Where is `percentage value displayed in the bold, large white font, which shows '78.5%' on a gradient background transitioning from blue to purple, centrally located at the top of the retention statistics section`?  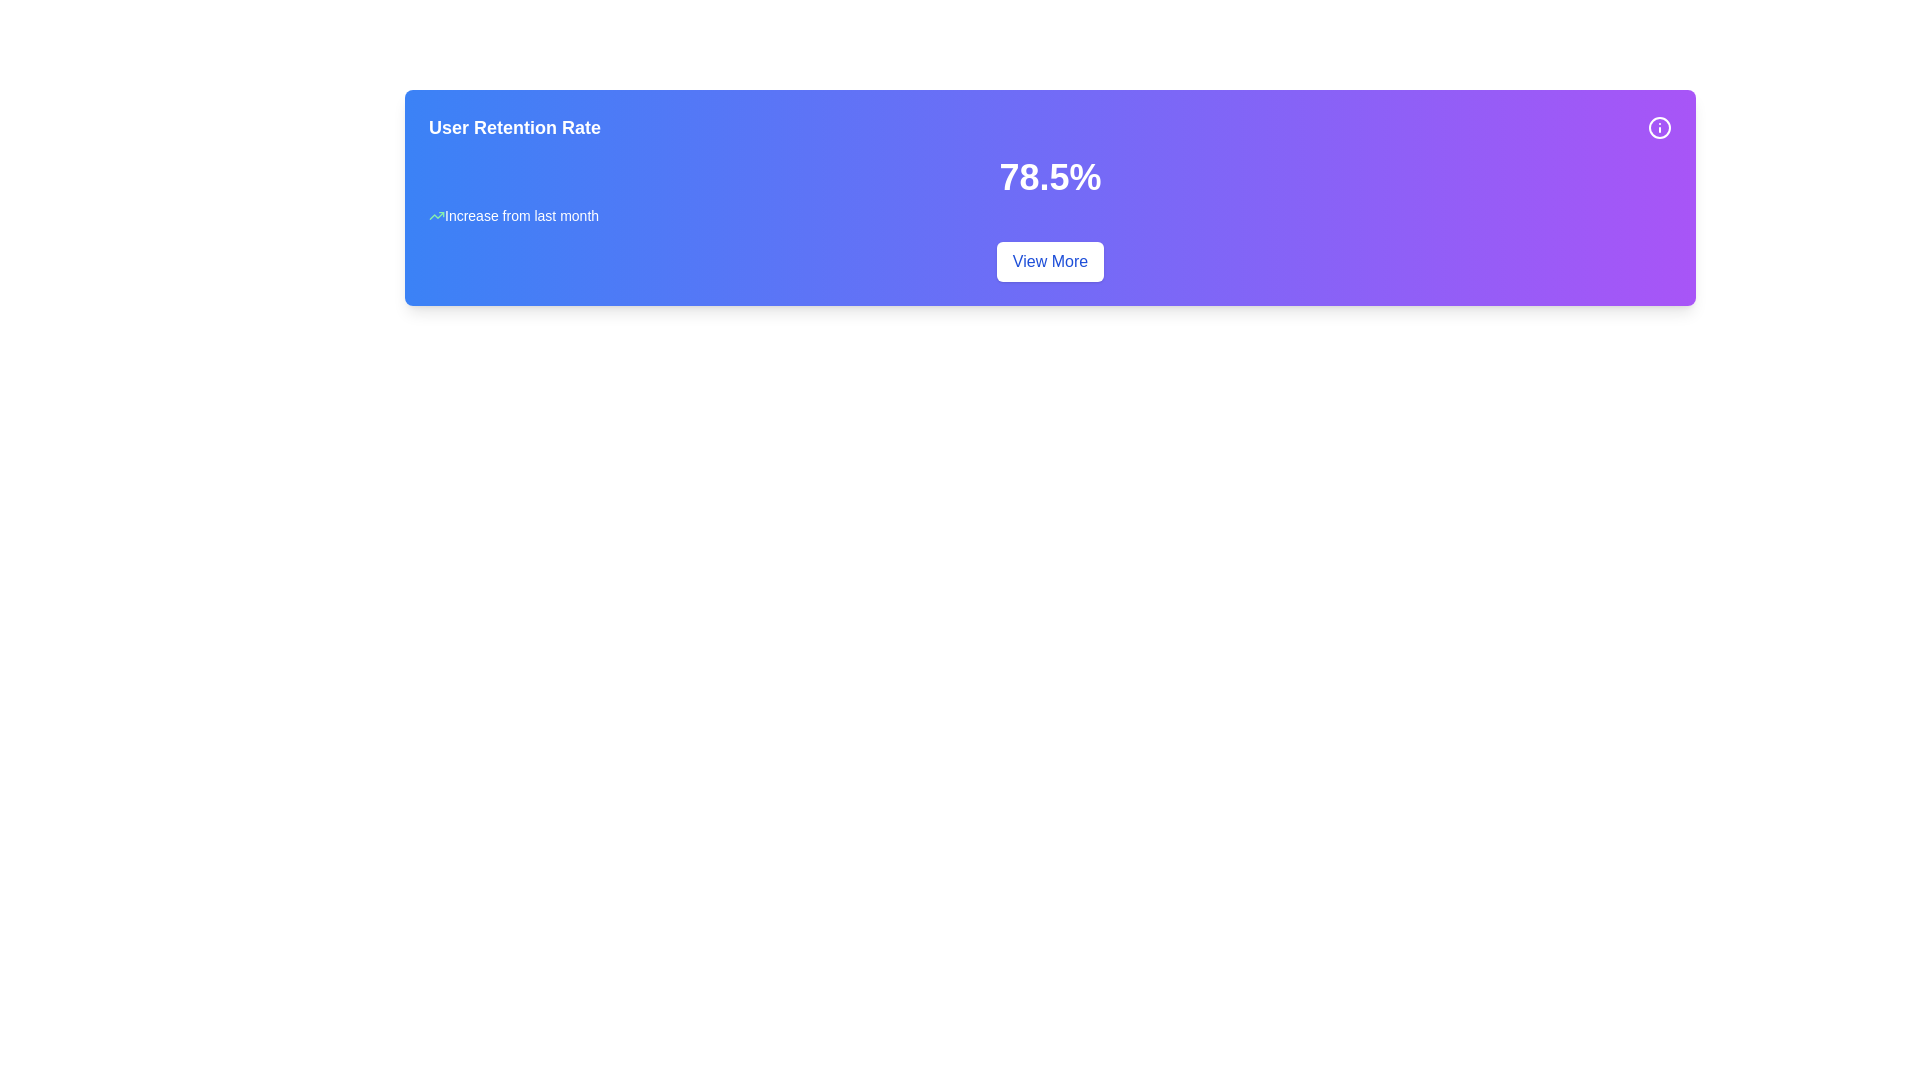
percentage value displayed in the bold, large white font, which shows '78.5%' on a gradient background transitioning from blue to purple, centrally located at the top of the retention statistics section is located at coordinates (1049, 176).